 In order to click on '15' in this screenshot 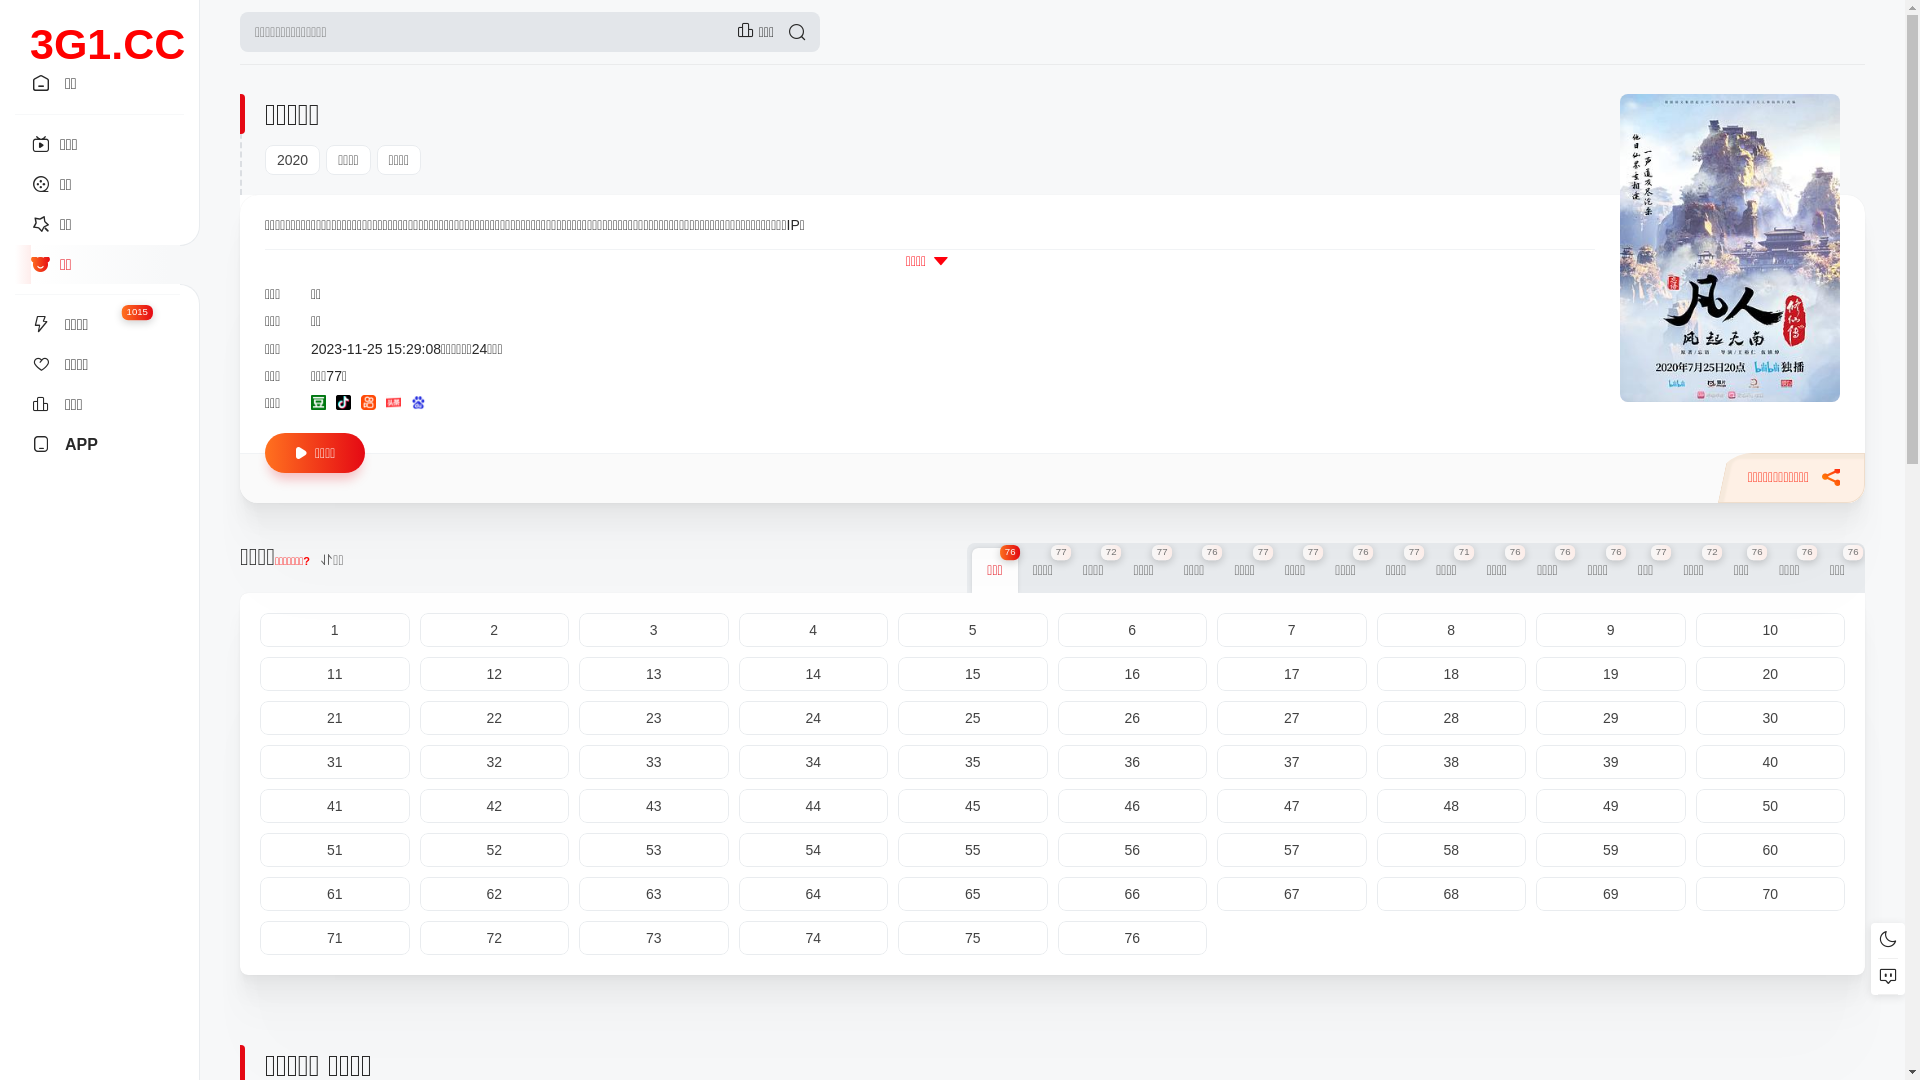, I will do `click(973, 674)`.